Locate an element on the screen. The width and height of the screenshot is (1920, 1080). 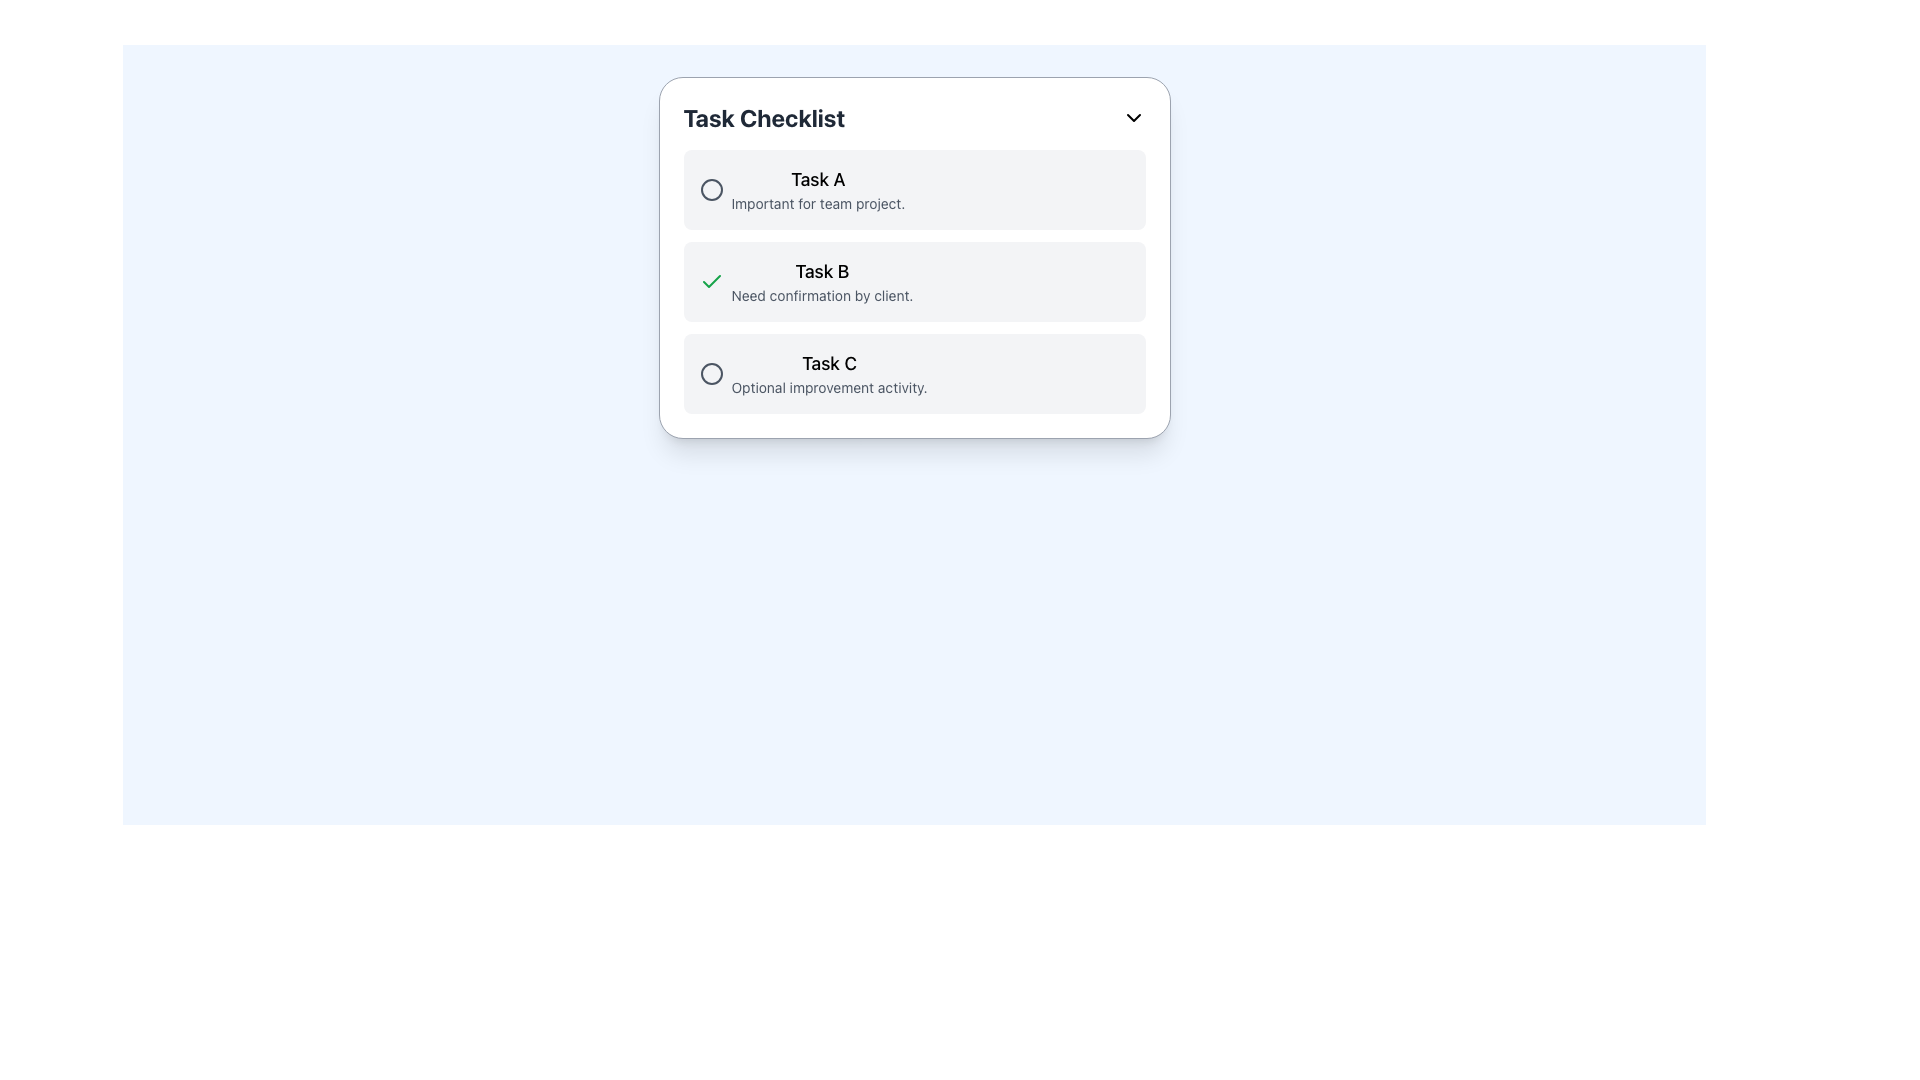
text block titled 'Task C' which contains the description 'Optional improvement activity.' This element is the third item in a vertical checklist within a card-like structure is located at coordinates (829, 374).